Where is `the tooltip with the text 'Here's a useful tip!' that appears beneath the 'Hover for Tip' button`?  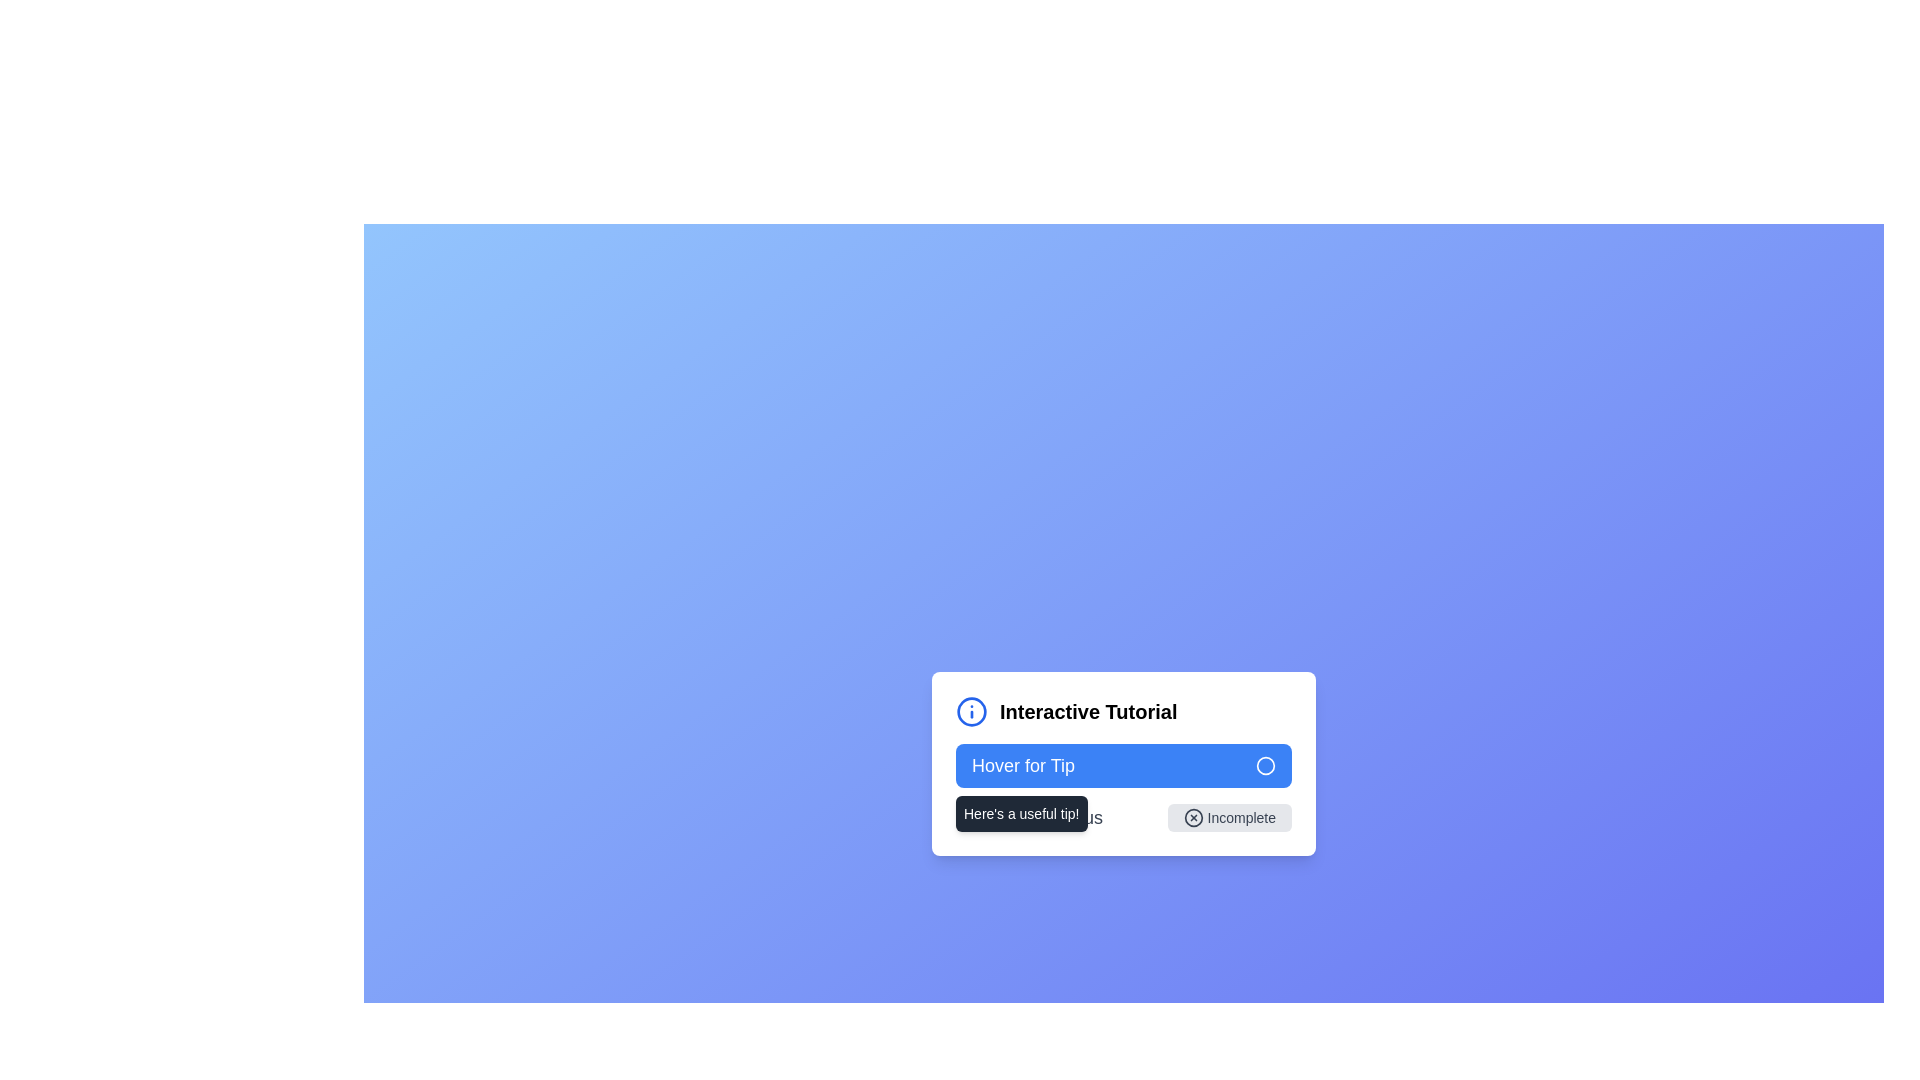
the tooltip with the text 'Here's a useful tip!' that appears beneath the 'Hover for Tip' button is located at coordinates (1021, 813).